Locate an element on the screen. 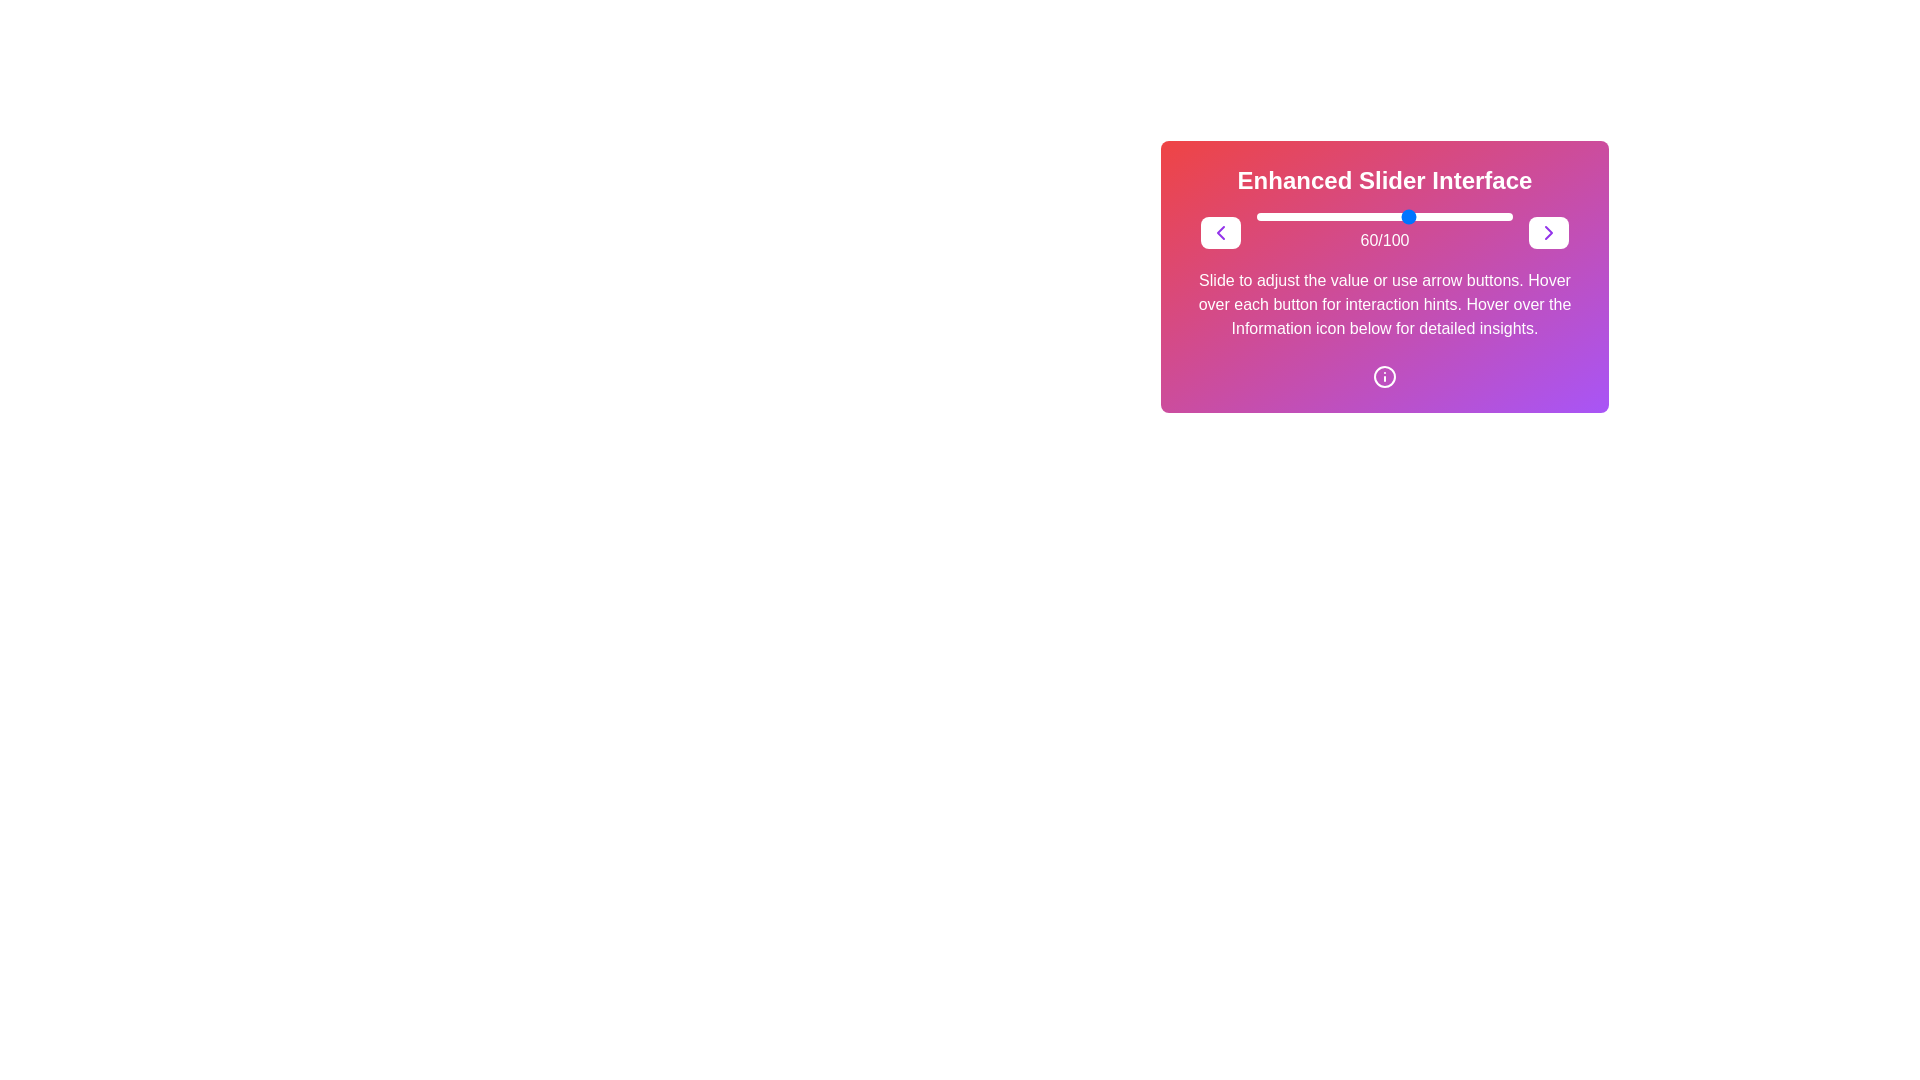 The height and width of the screenshot is (1080, 1920). the Read-only Text Label displaying '60/100', which is styled in bold and located under the slider bar in the center of the interface is located at coordinates (1383, 239).